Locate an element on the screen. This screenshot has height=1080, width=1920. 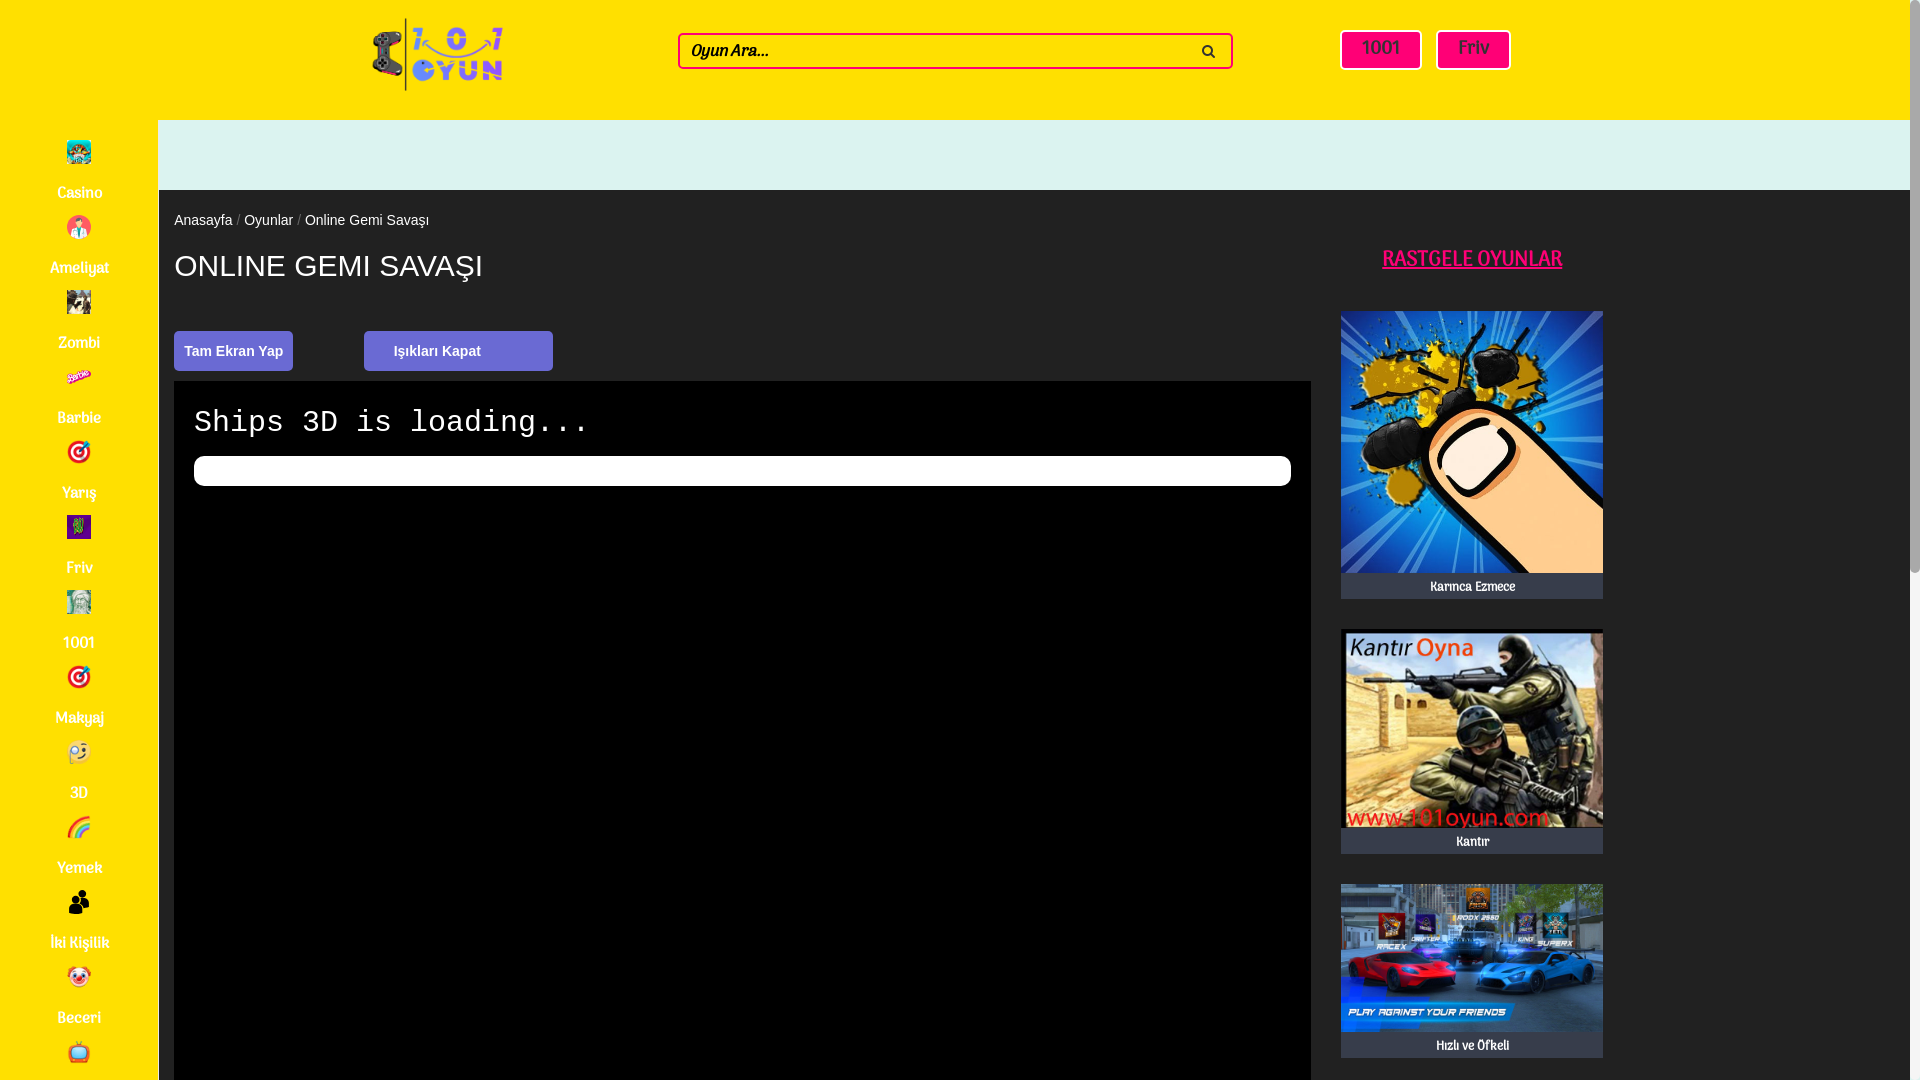
'Casino' is located at coordinates (0, 172).